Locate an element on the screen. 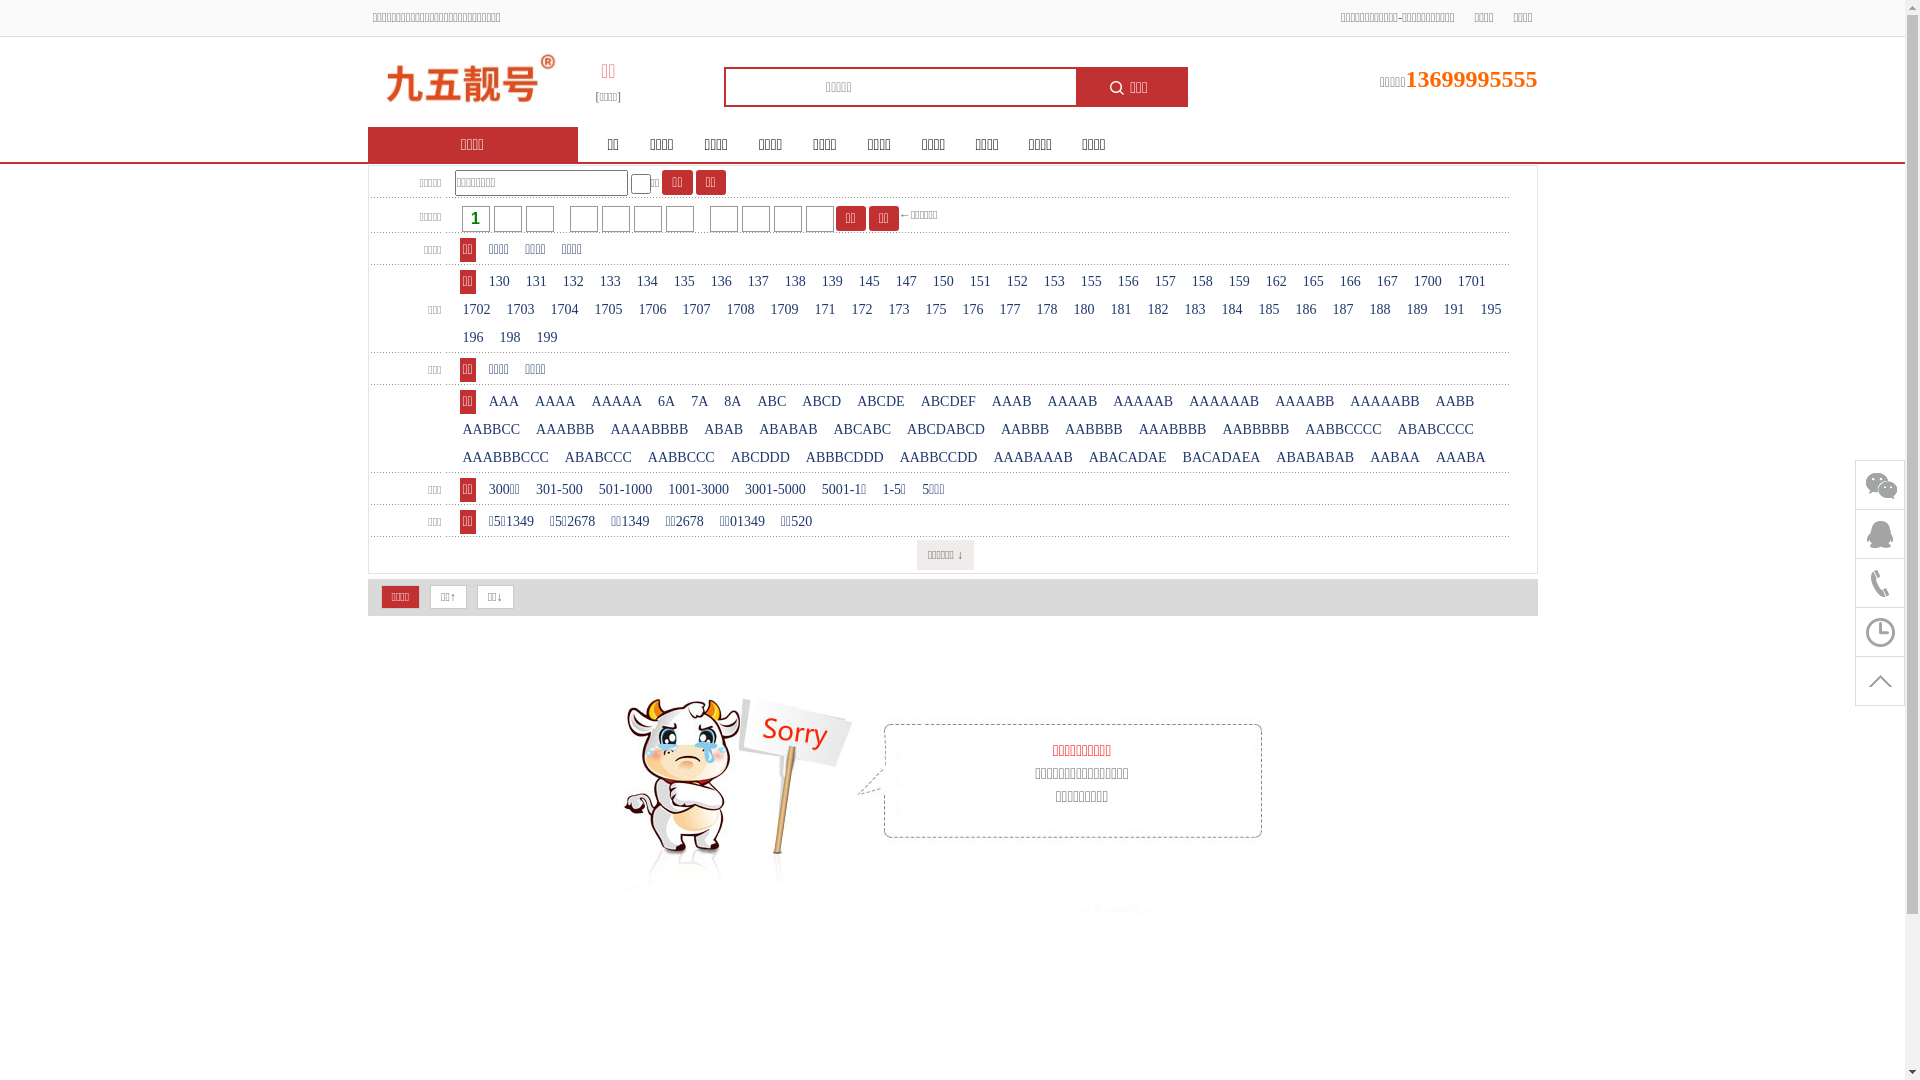 This screenshot has width=1920, height=1080. 'ABABAB' is located at coordinates (786, 428).